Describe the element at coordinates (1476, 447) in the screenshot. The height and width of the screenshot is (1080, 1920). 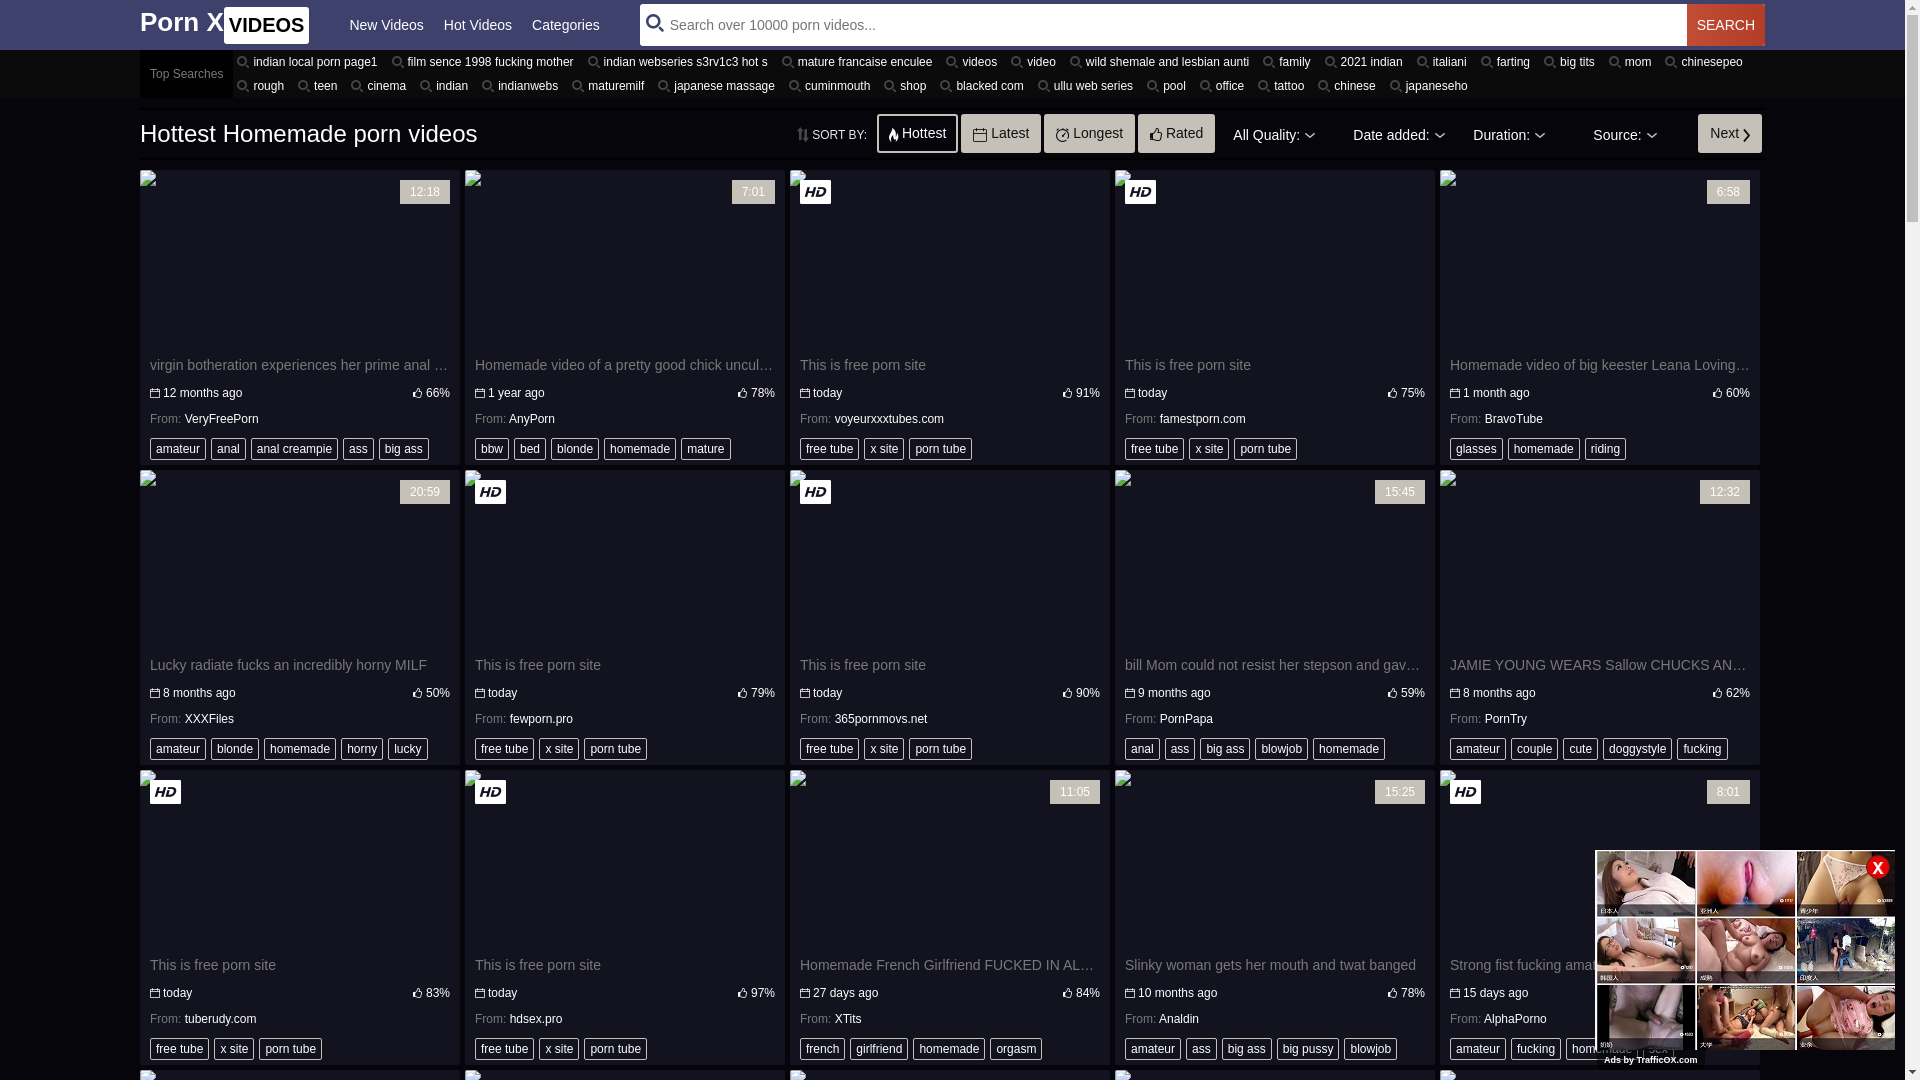
I see `'glasses'` at that location.